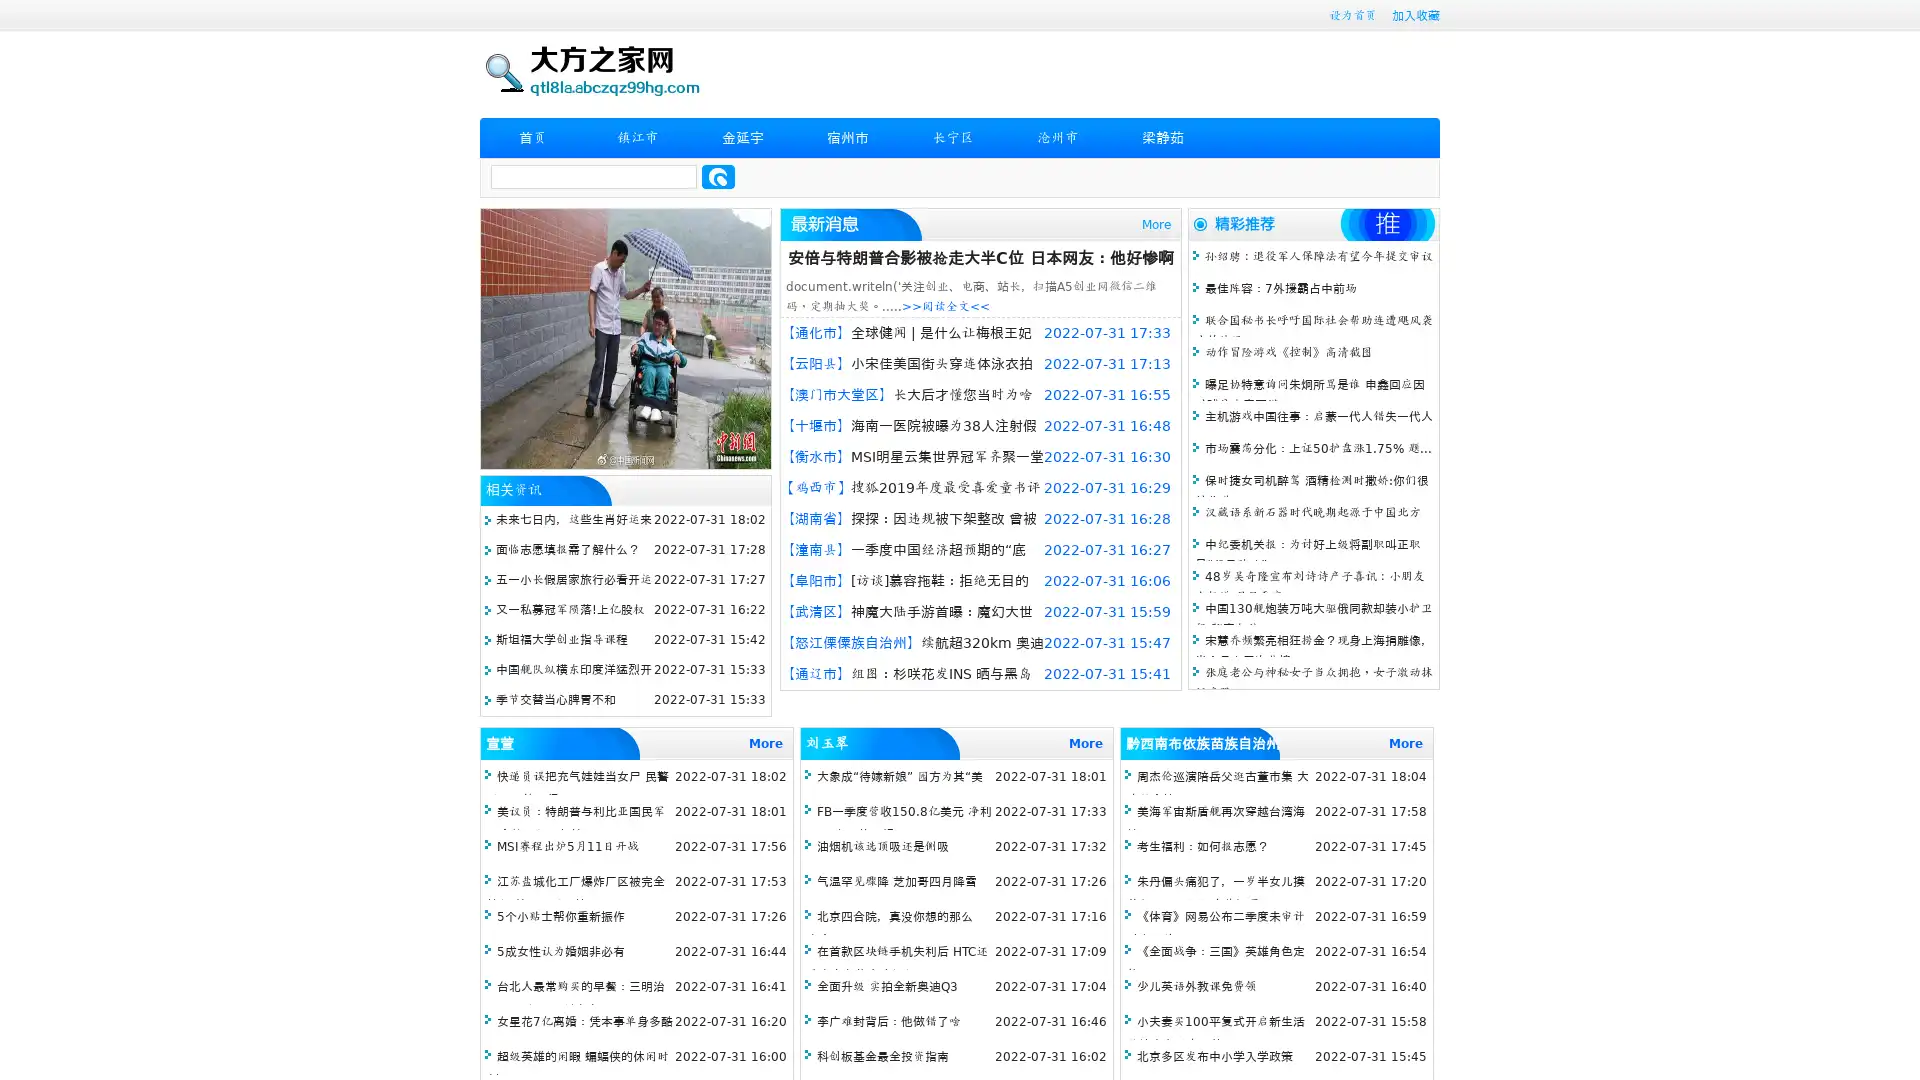  What do you see at coordinates (718, 176) in the screenshot?
I see `Search` at bounding box center [718, 176].